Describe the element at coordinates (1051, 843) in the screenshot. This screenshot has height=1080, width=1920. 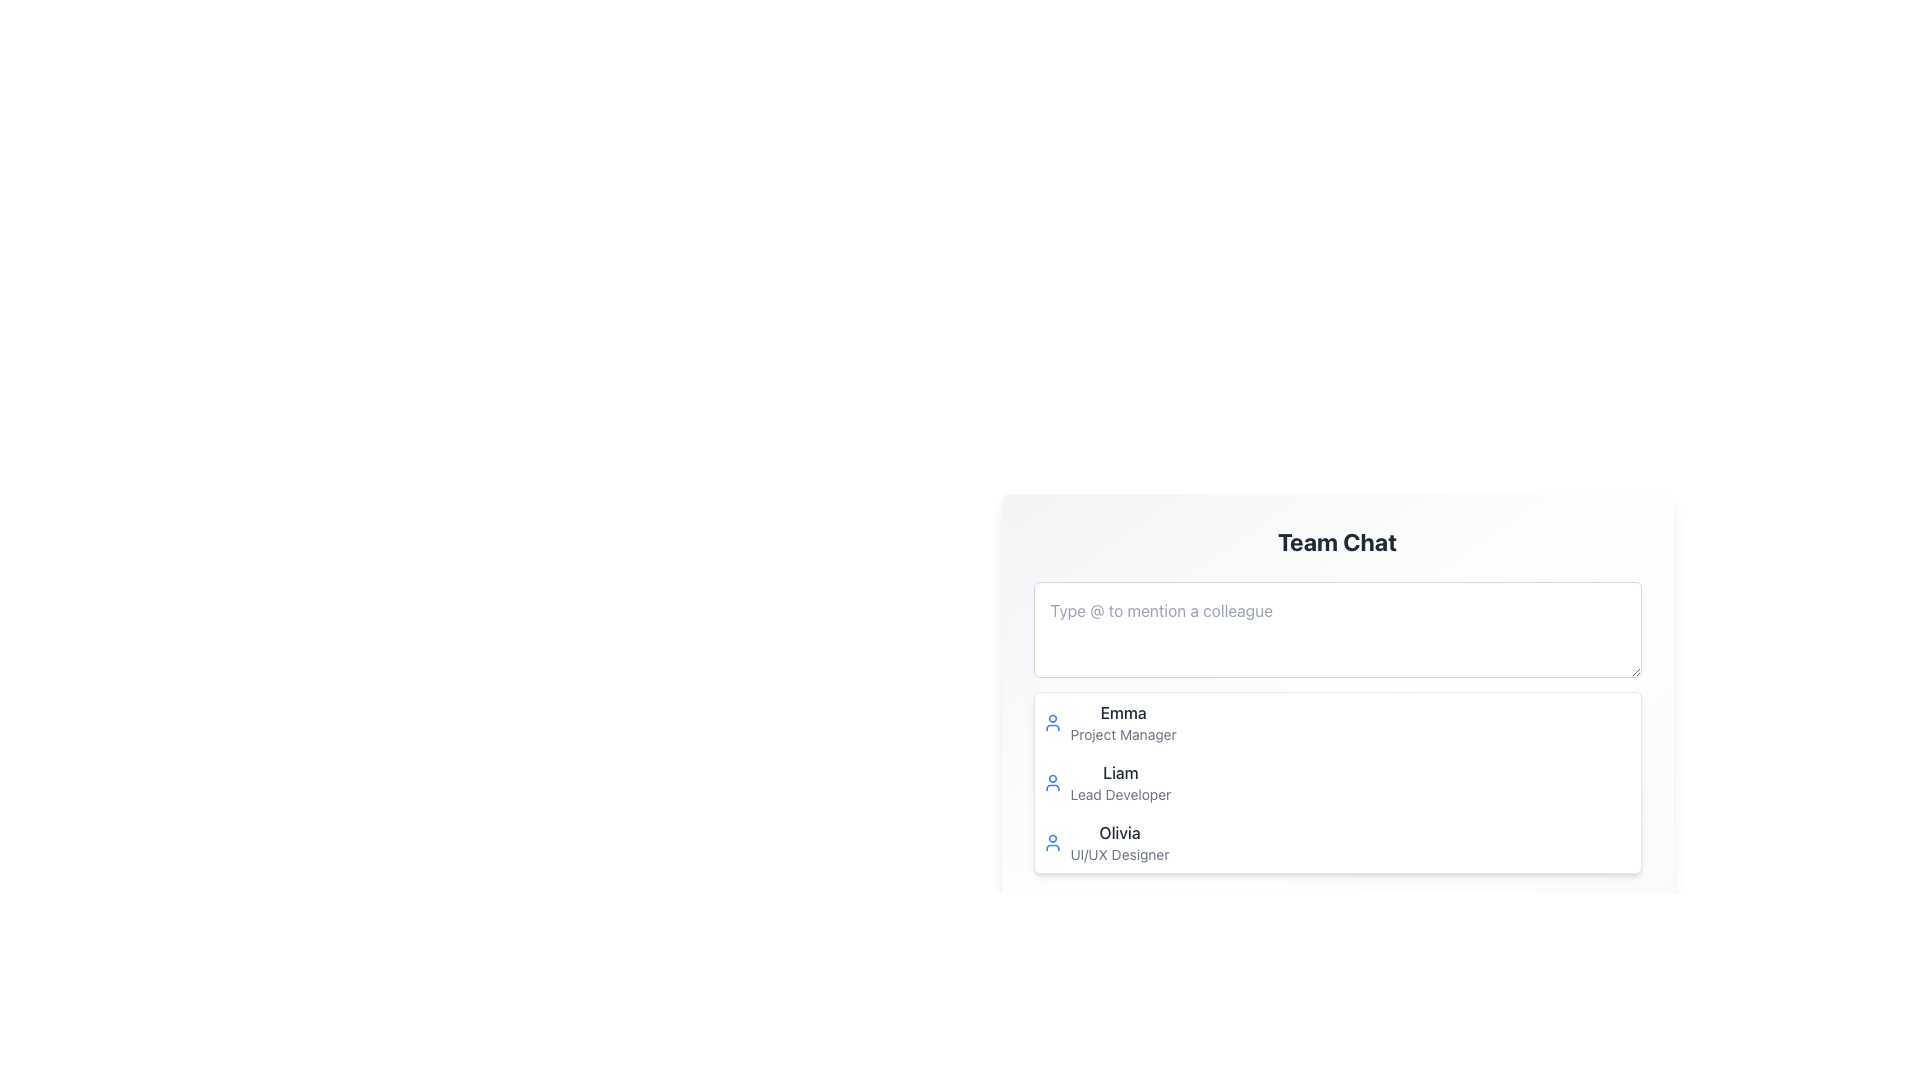
I see `the leftmost icon representing Olivia's user profile, which is positioned next to 'Olivia UI/UX Designer', to invoke an action related to her profile` at that location.